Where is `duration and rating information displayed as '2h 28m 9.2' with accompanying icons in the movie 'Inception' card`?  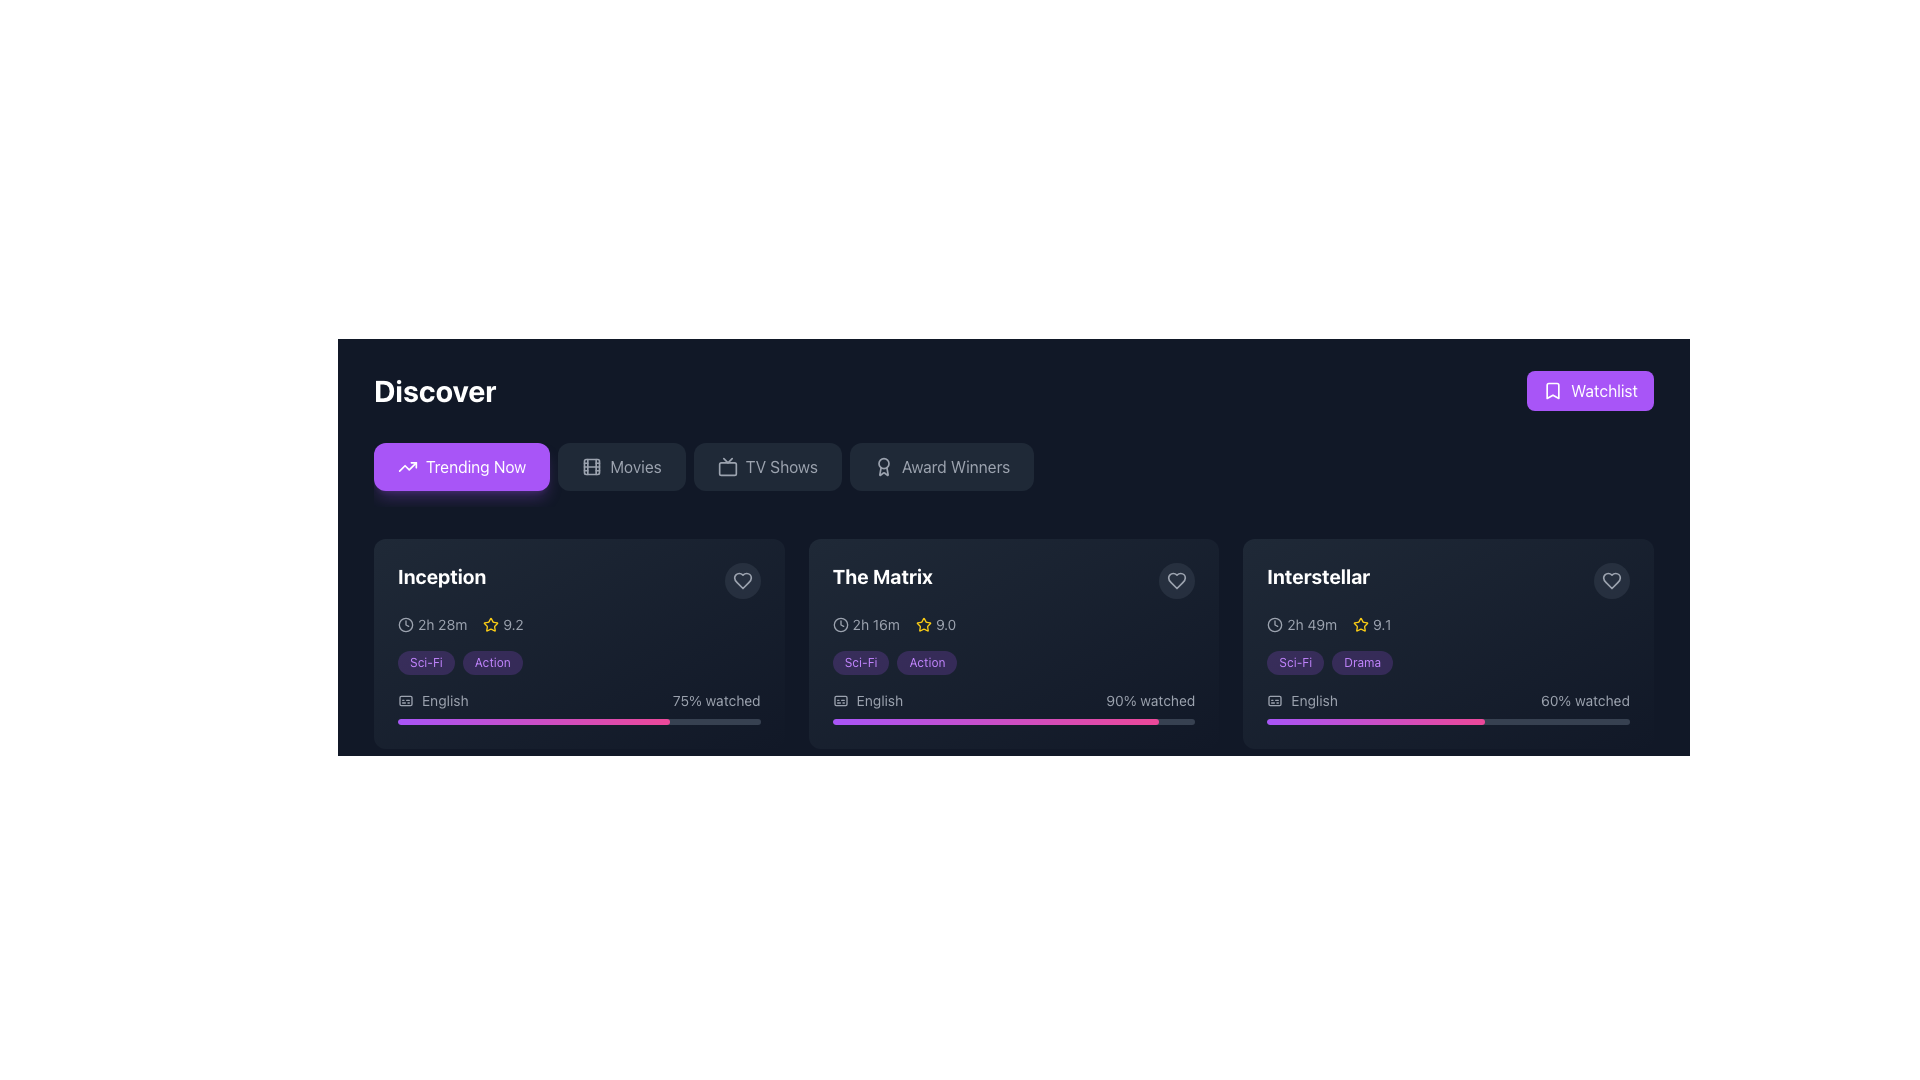 duration and rating information displayed as '2h 28m 9.2' with accompanying icons in the movie 'Inception' card is located at coordinates (578, 623).